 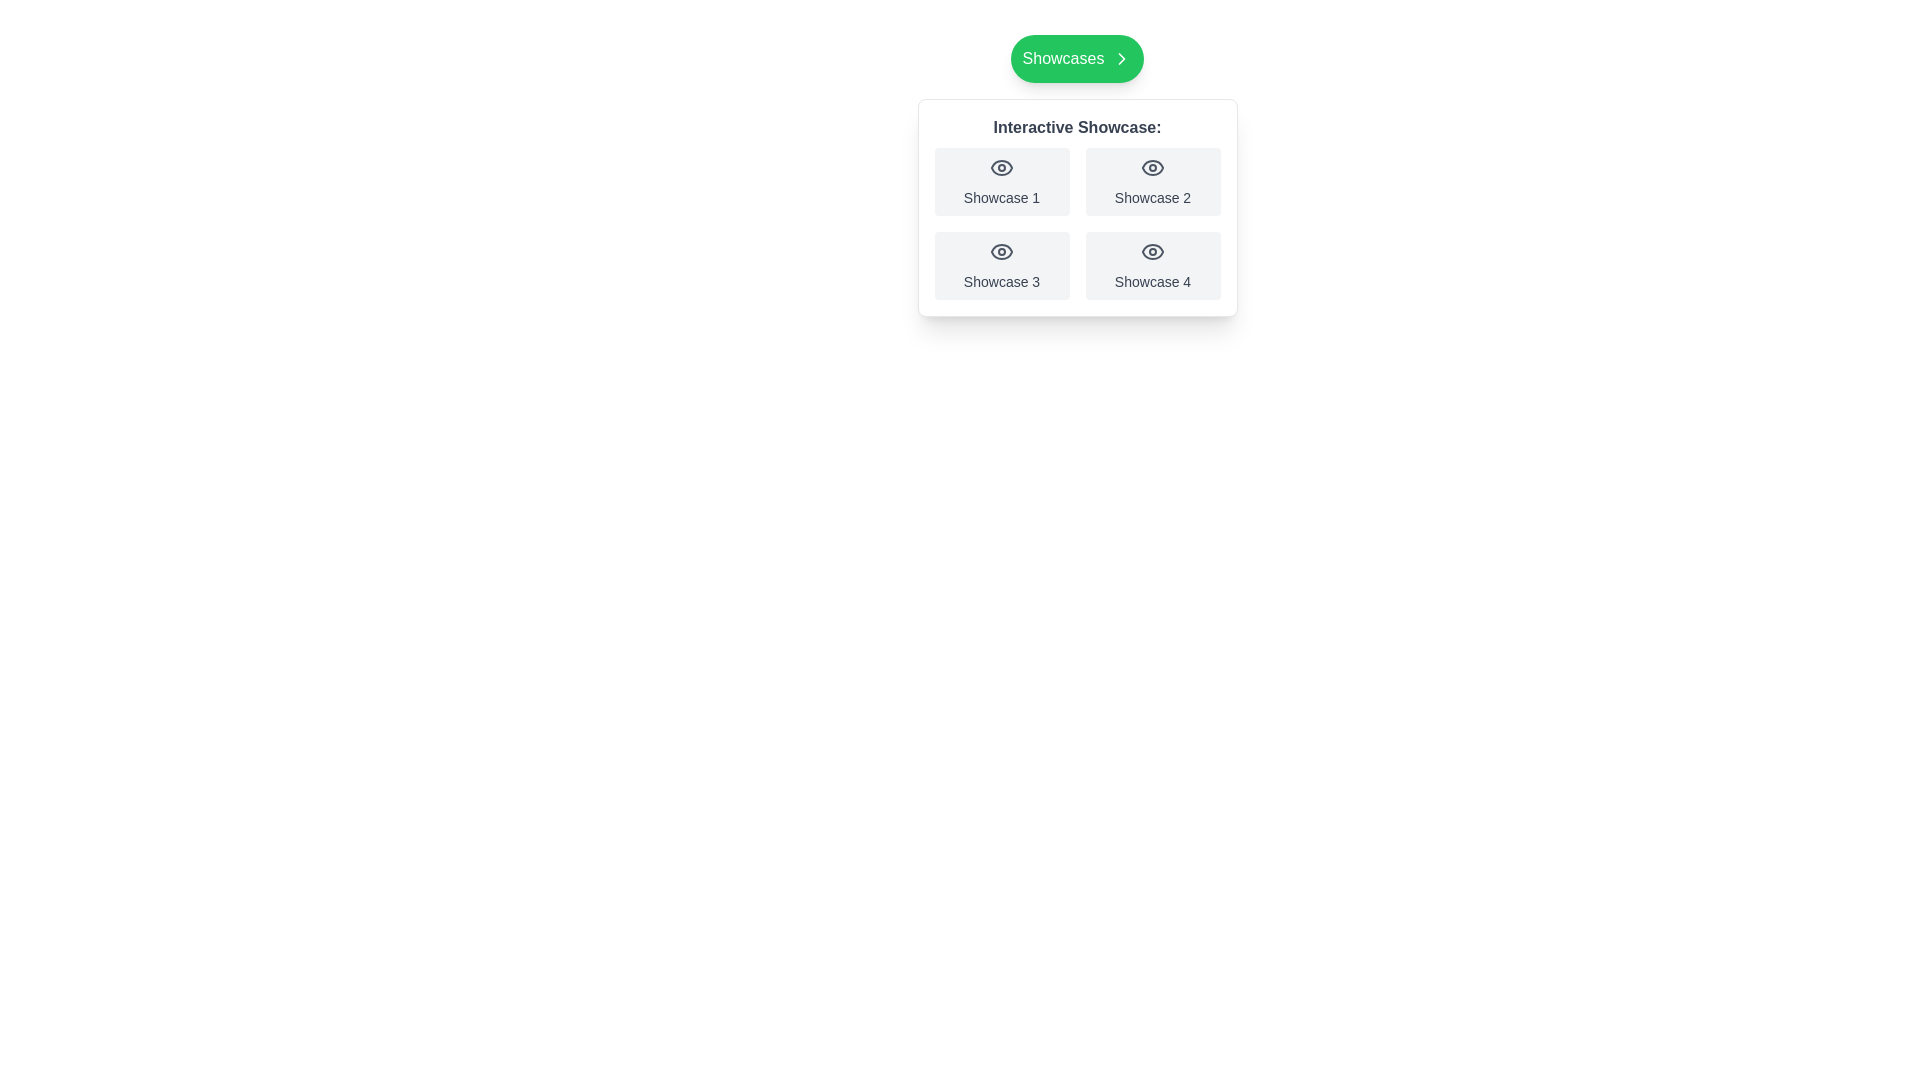 I want to click on the viewing icon associated with 'Showcase 3' located in the bottom-left quadrant of the four-icon grid under 'Interactive Showcase', so click(x=1002, y=250).